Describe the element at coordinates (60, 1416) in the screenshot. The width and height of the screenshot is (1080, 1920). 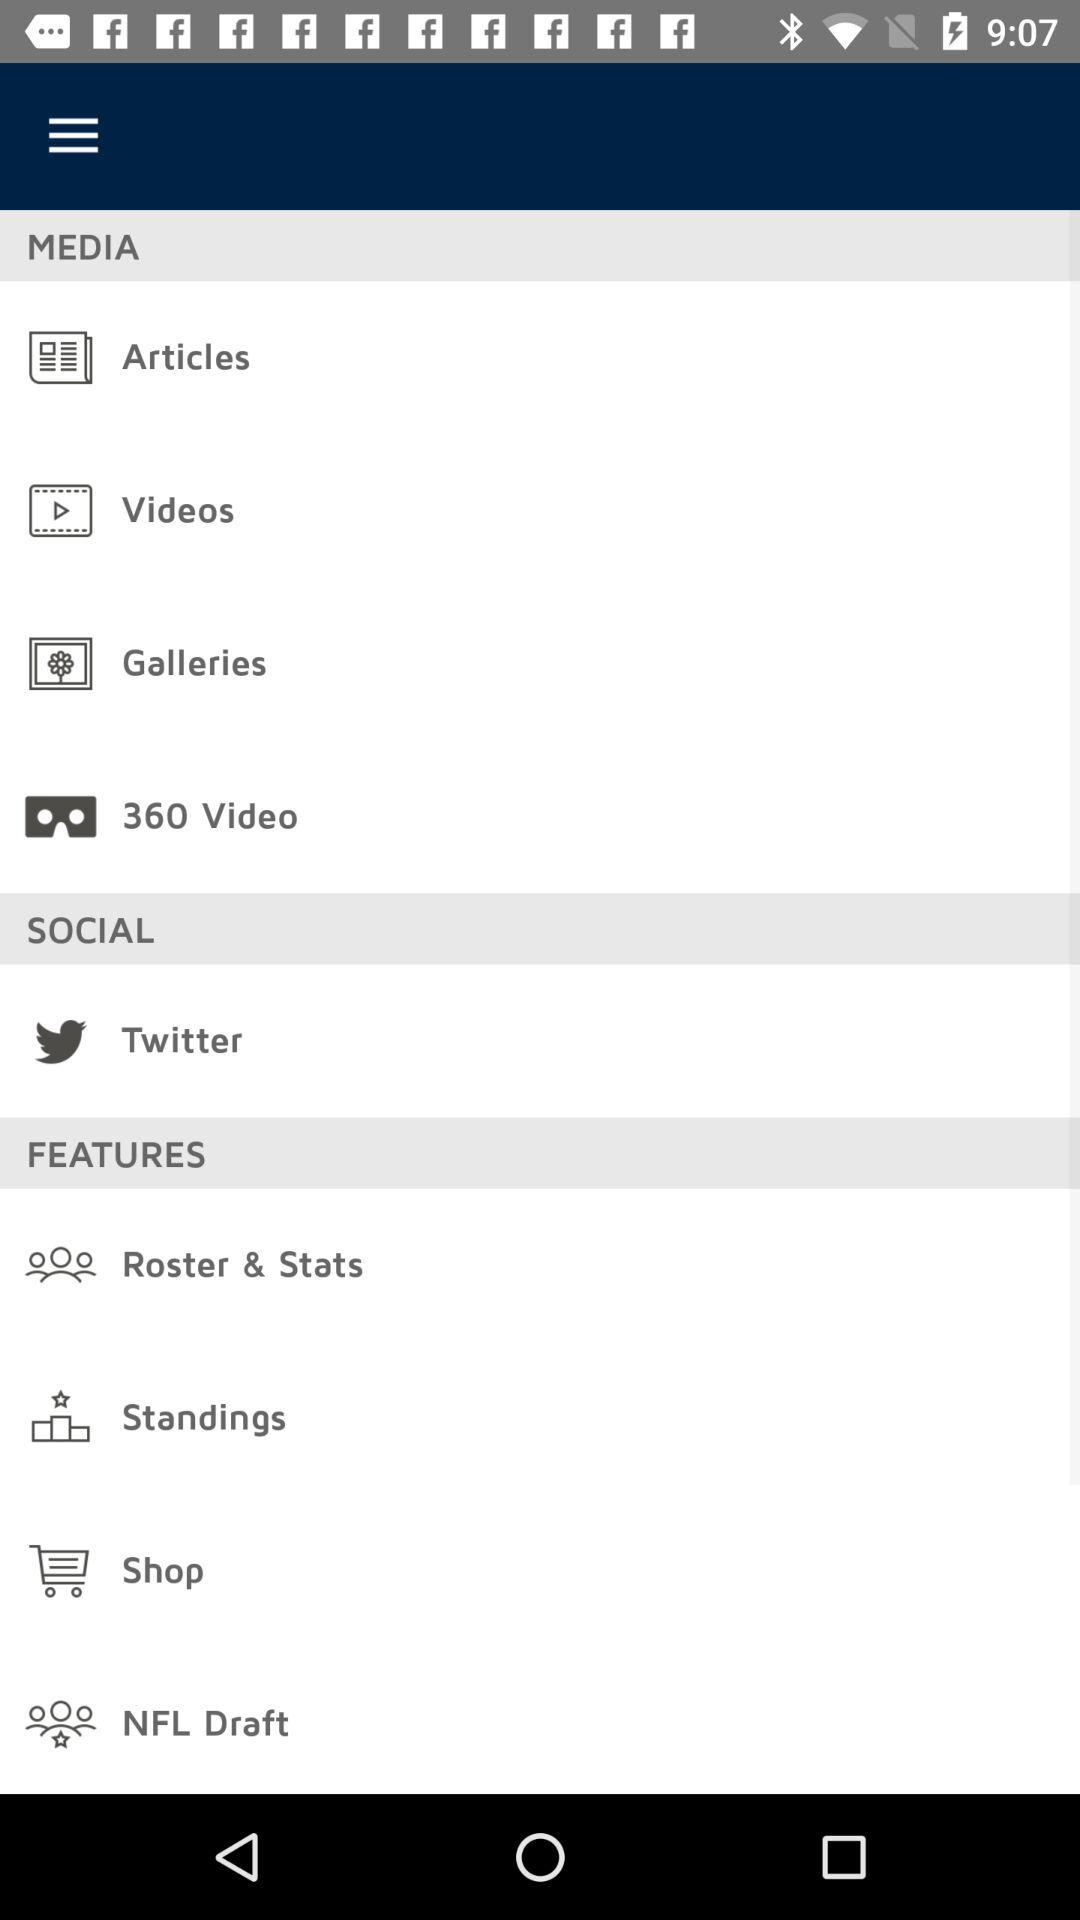
I see `the icon on left to the standings button on the web page` at that location.